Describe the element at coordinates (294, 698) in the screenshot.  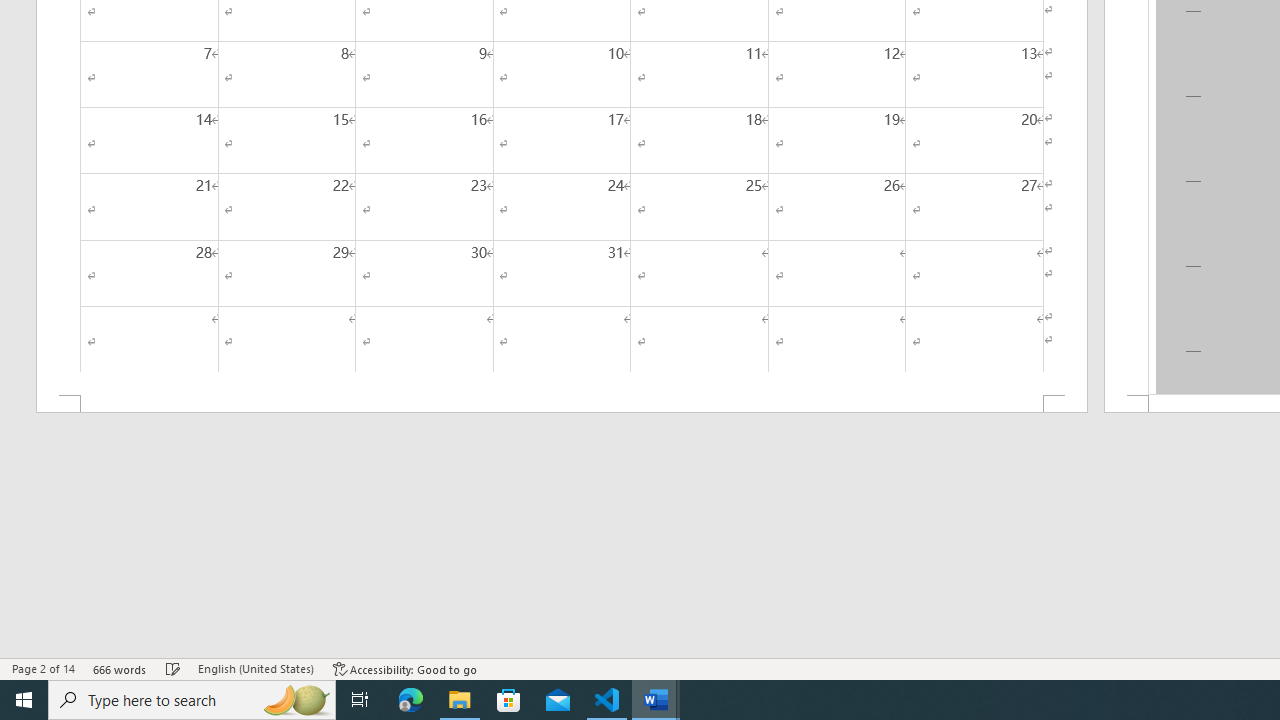
I see `'Search highlights icon opens search home window'` at that location.